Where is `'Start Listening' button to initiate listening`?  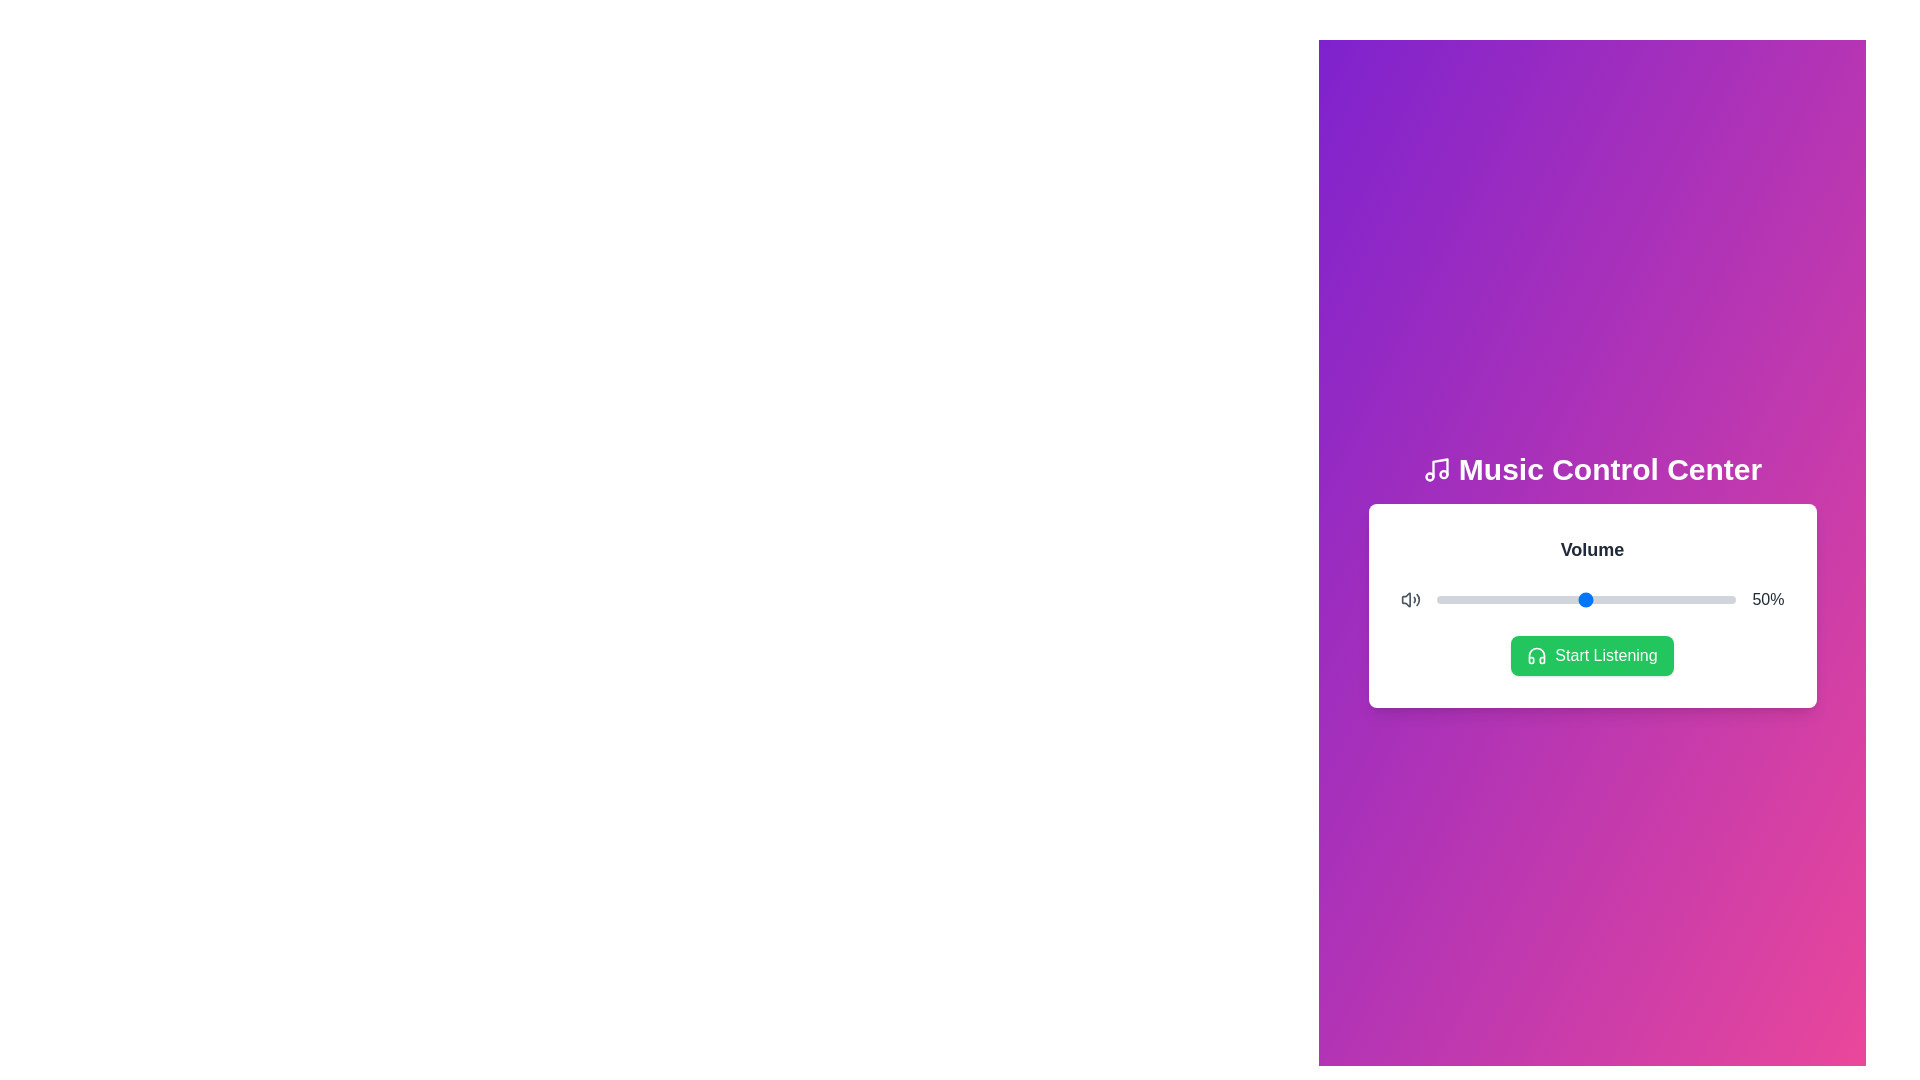
'Start Listening' button to initiate listening is located at coordinates (1591, 655).